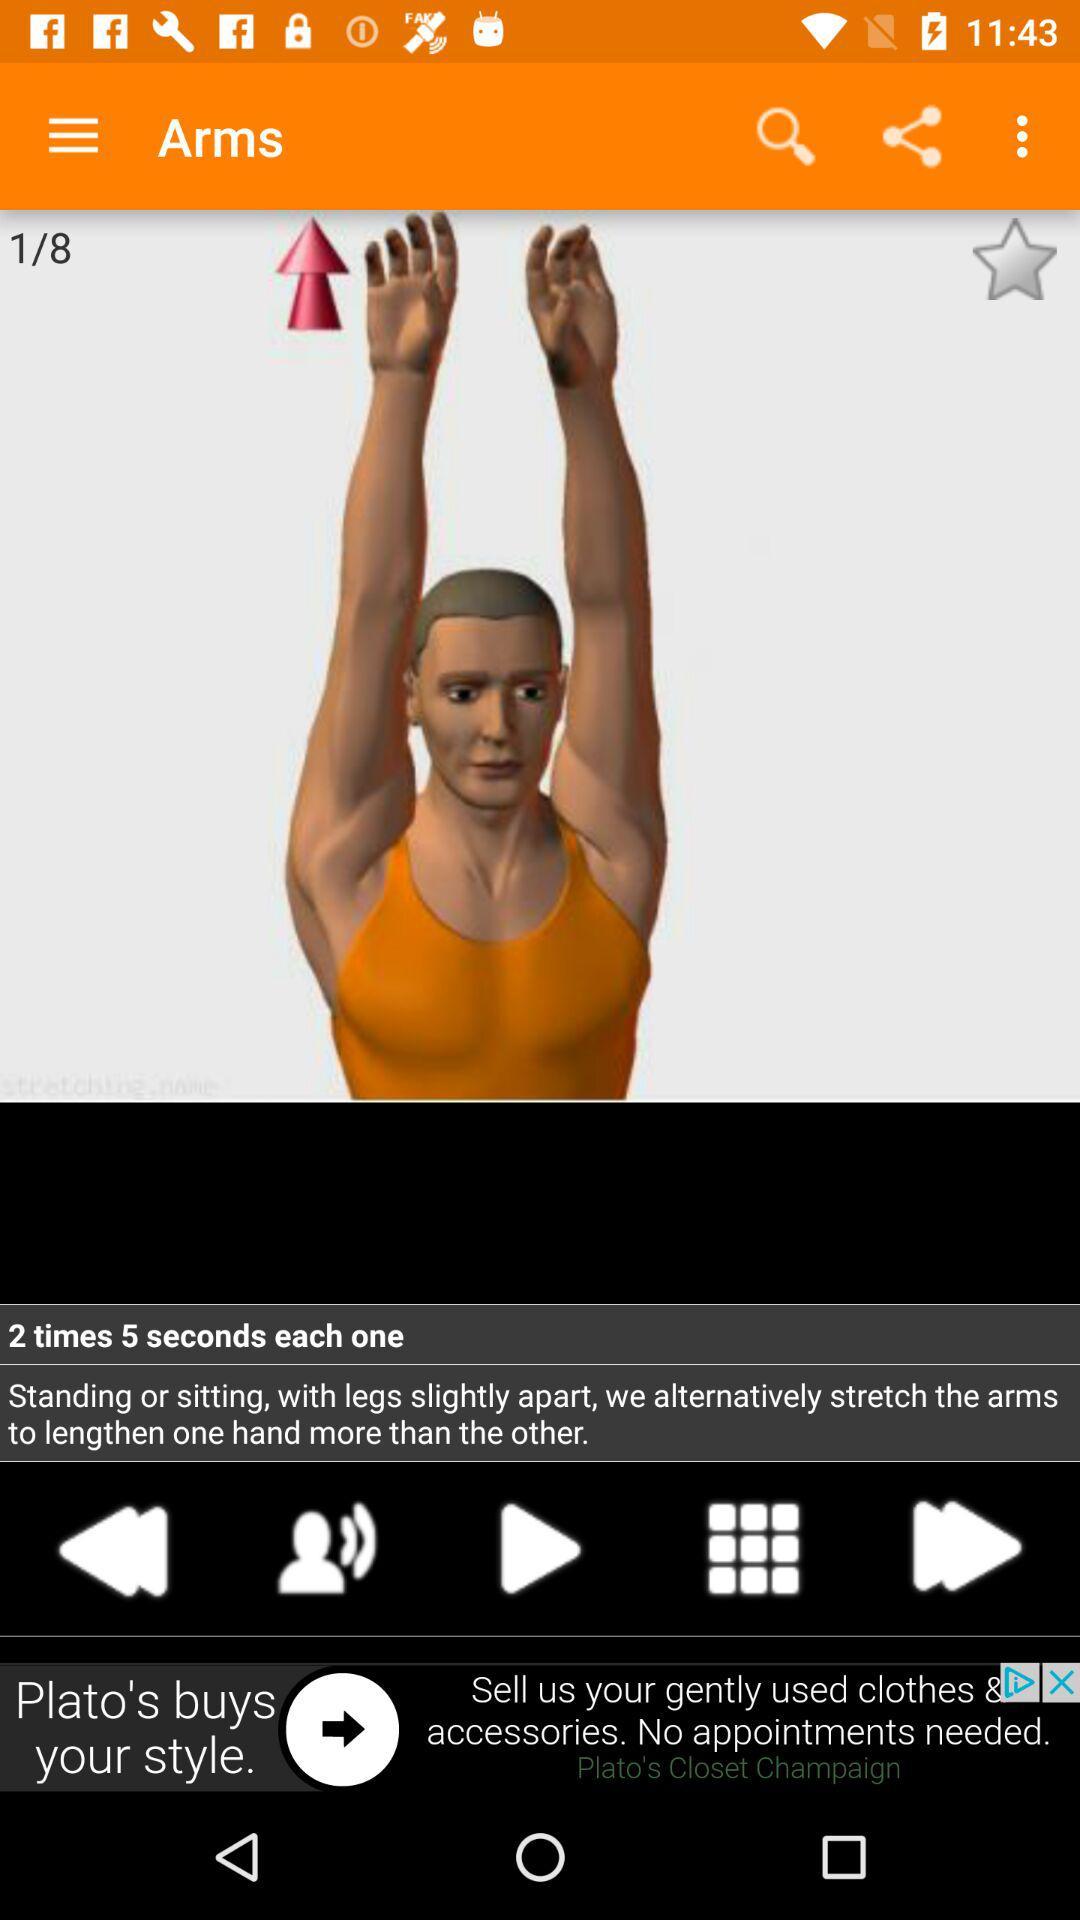 This screenshot has width=1080, height=1920. I want to click on turn on voice instruction, so click(326, 1547).